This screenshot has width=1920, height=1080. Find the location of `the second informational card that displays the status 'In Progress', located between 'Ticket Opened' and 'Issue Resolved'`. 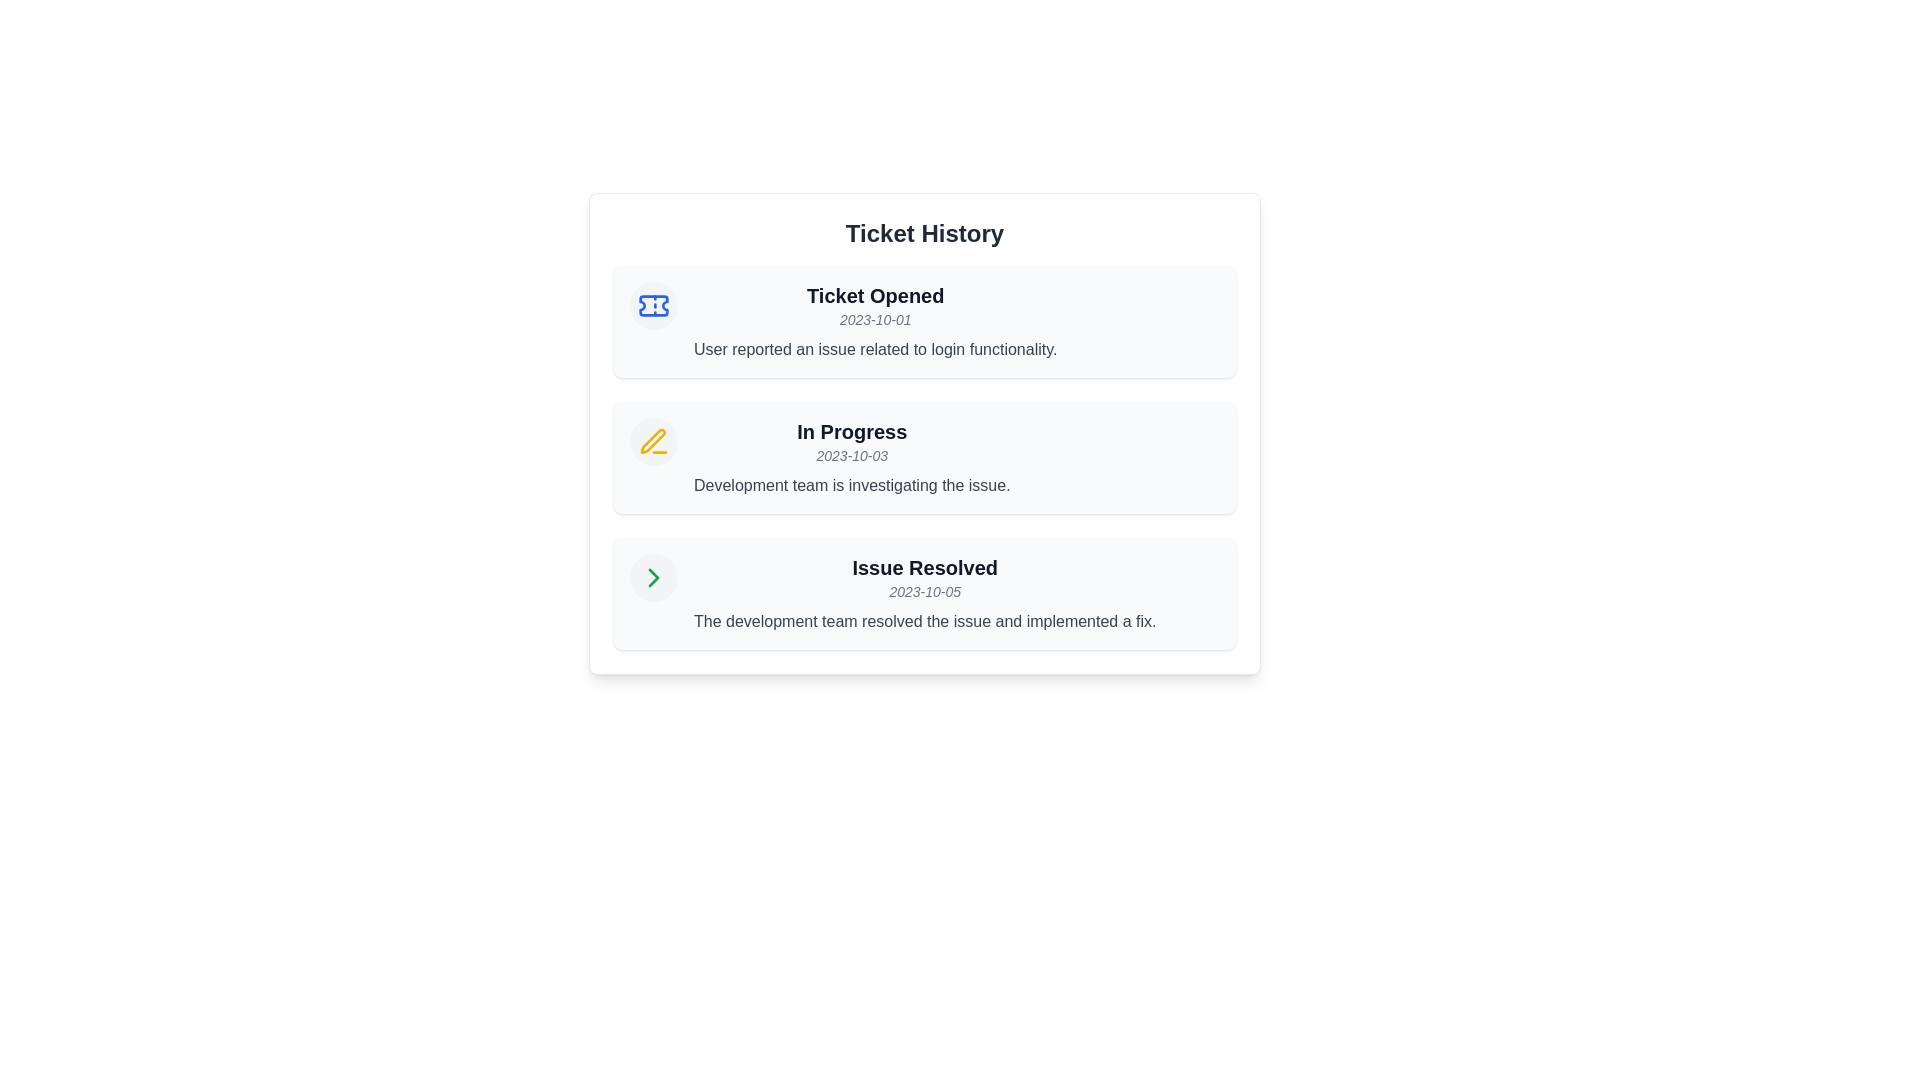

the second informational card that displays the status 'In Progress', located between 'Ticket Opened' and 'Issue Resolved' is located at coordinates (924, 458).